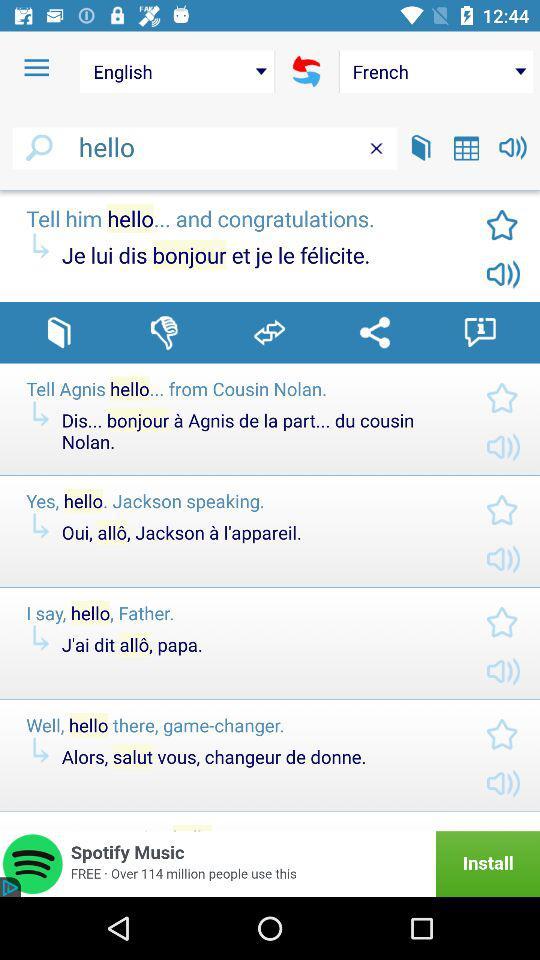  What do you see at coordinates (270, 863) in the screenshot?
I see `install` at bounding box center [270, 863].